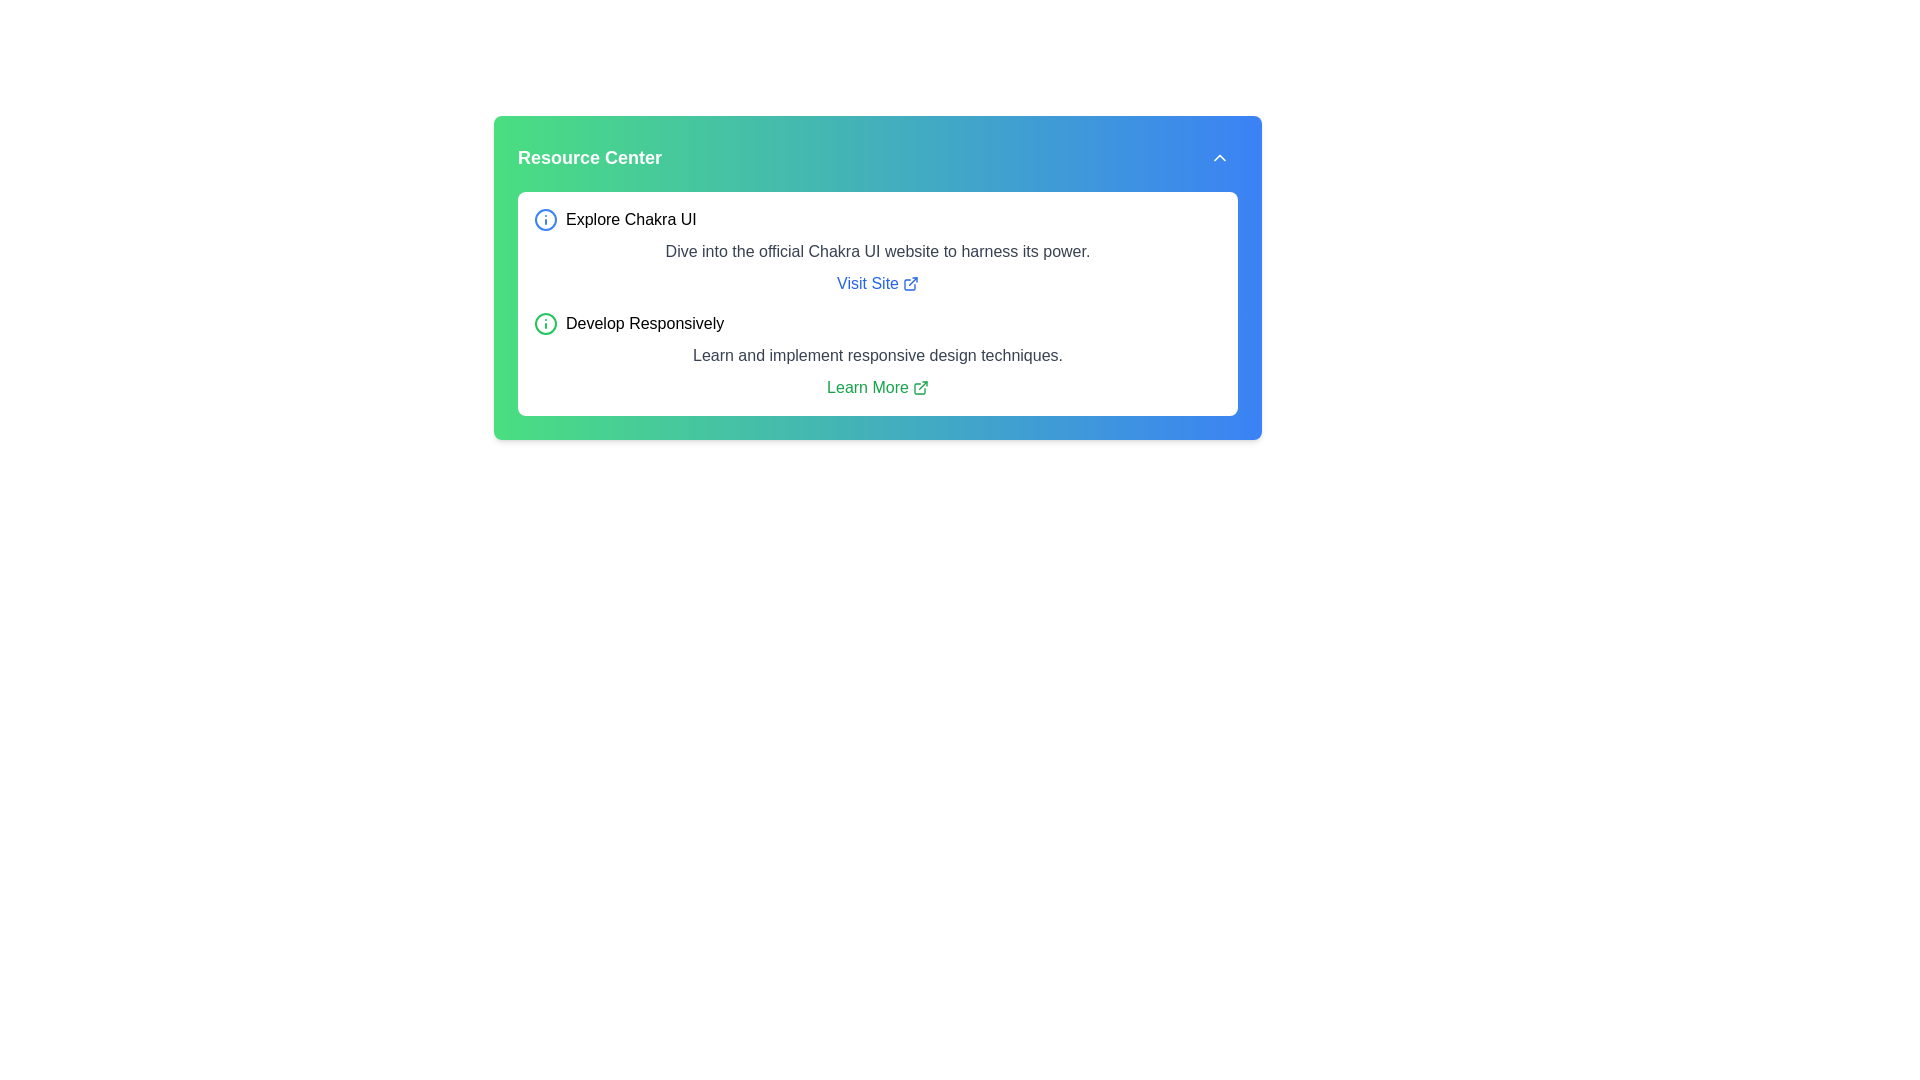  I want to click on the icon that provides supplementary contextual information related to the text 'Develop Responsively', located to the left of the text, so click(546, 323).